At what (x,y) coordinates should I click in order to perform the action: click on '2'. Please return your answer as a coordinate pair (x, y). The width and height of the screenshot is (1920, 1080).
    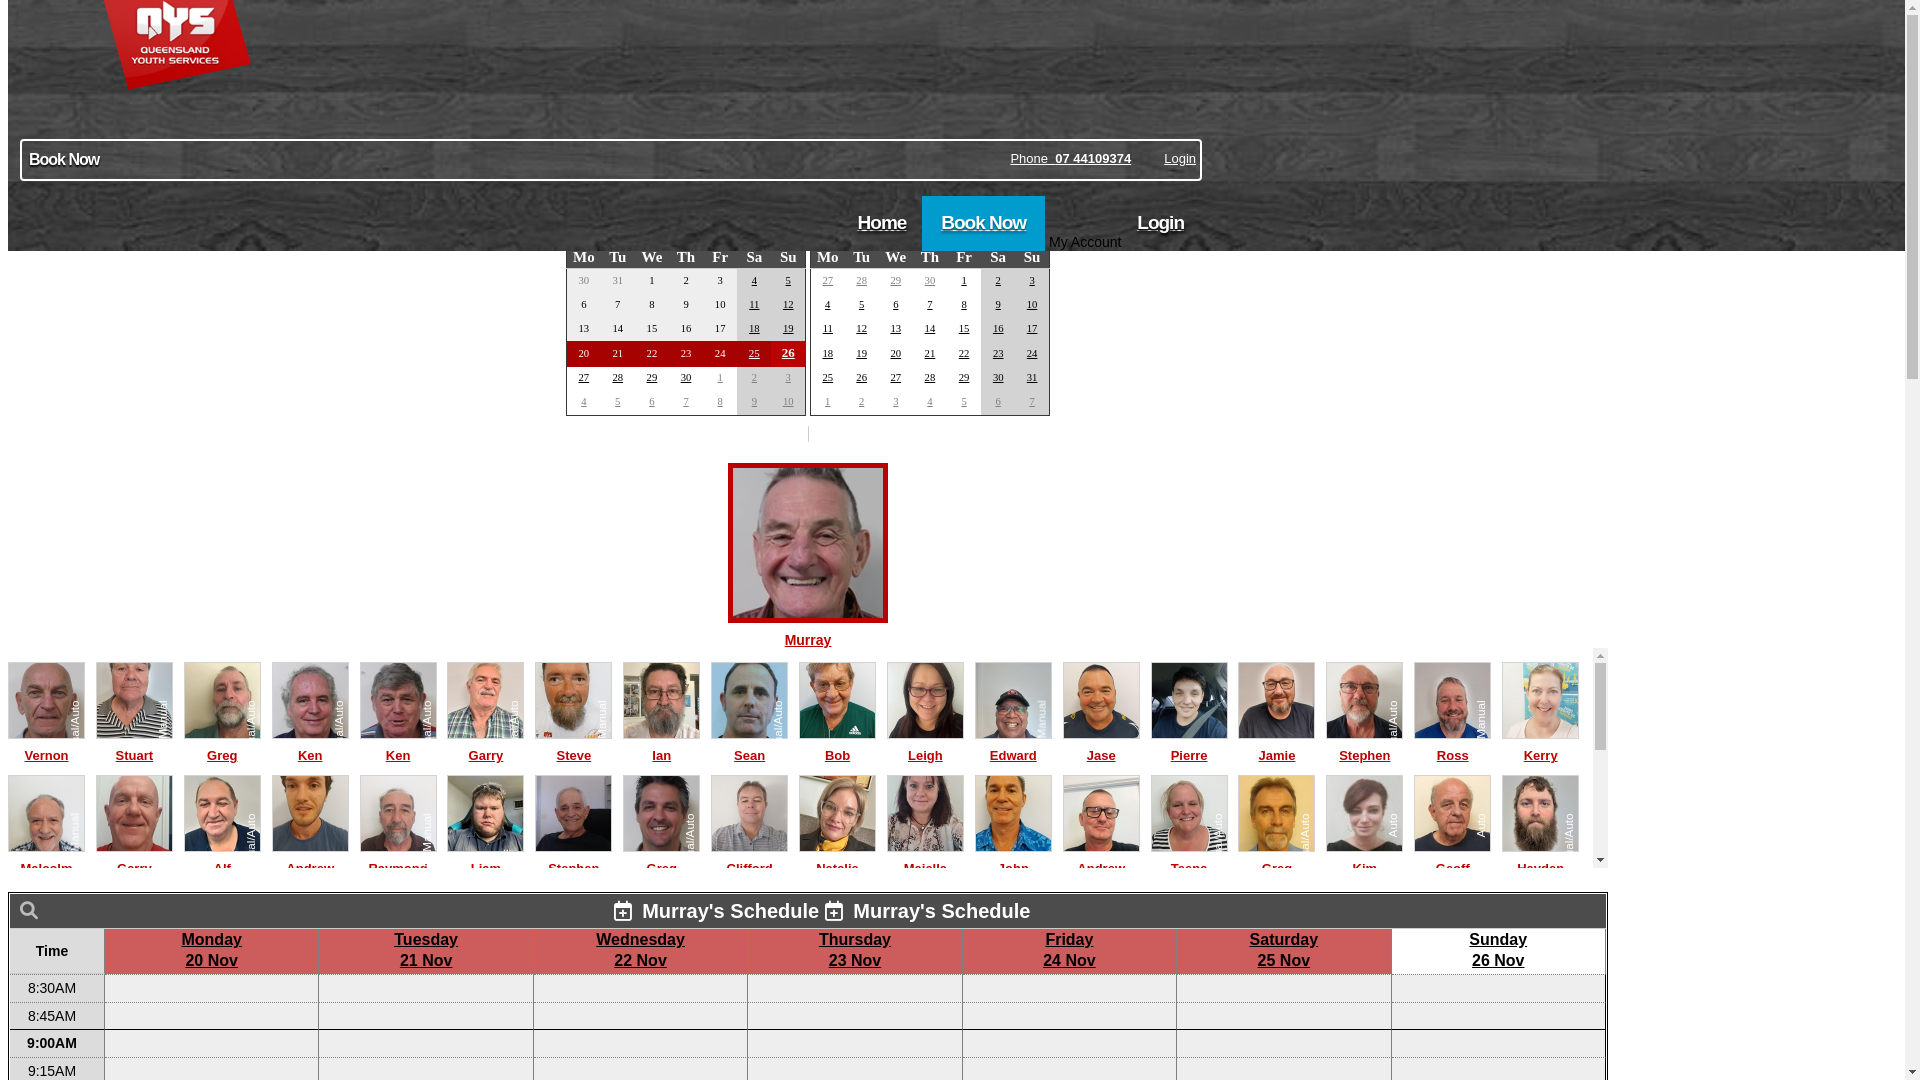
    Looking at the image, I should click on (998, 280).